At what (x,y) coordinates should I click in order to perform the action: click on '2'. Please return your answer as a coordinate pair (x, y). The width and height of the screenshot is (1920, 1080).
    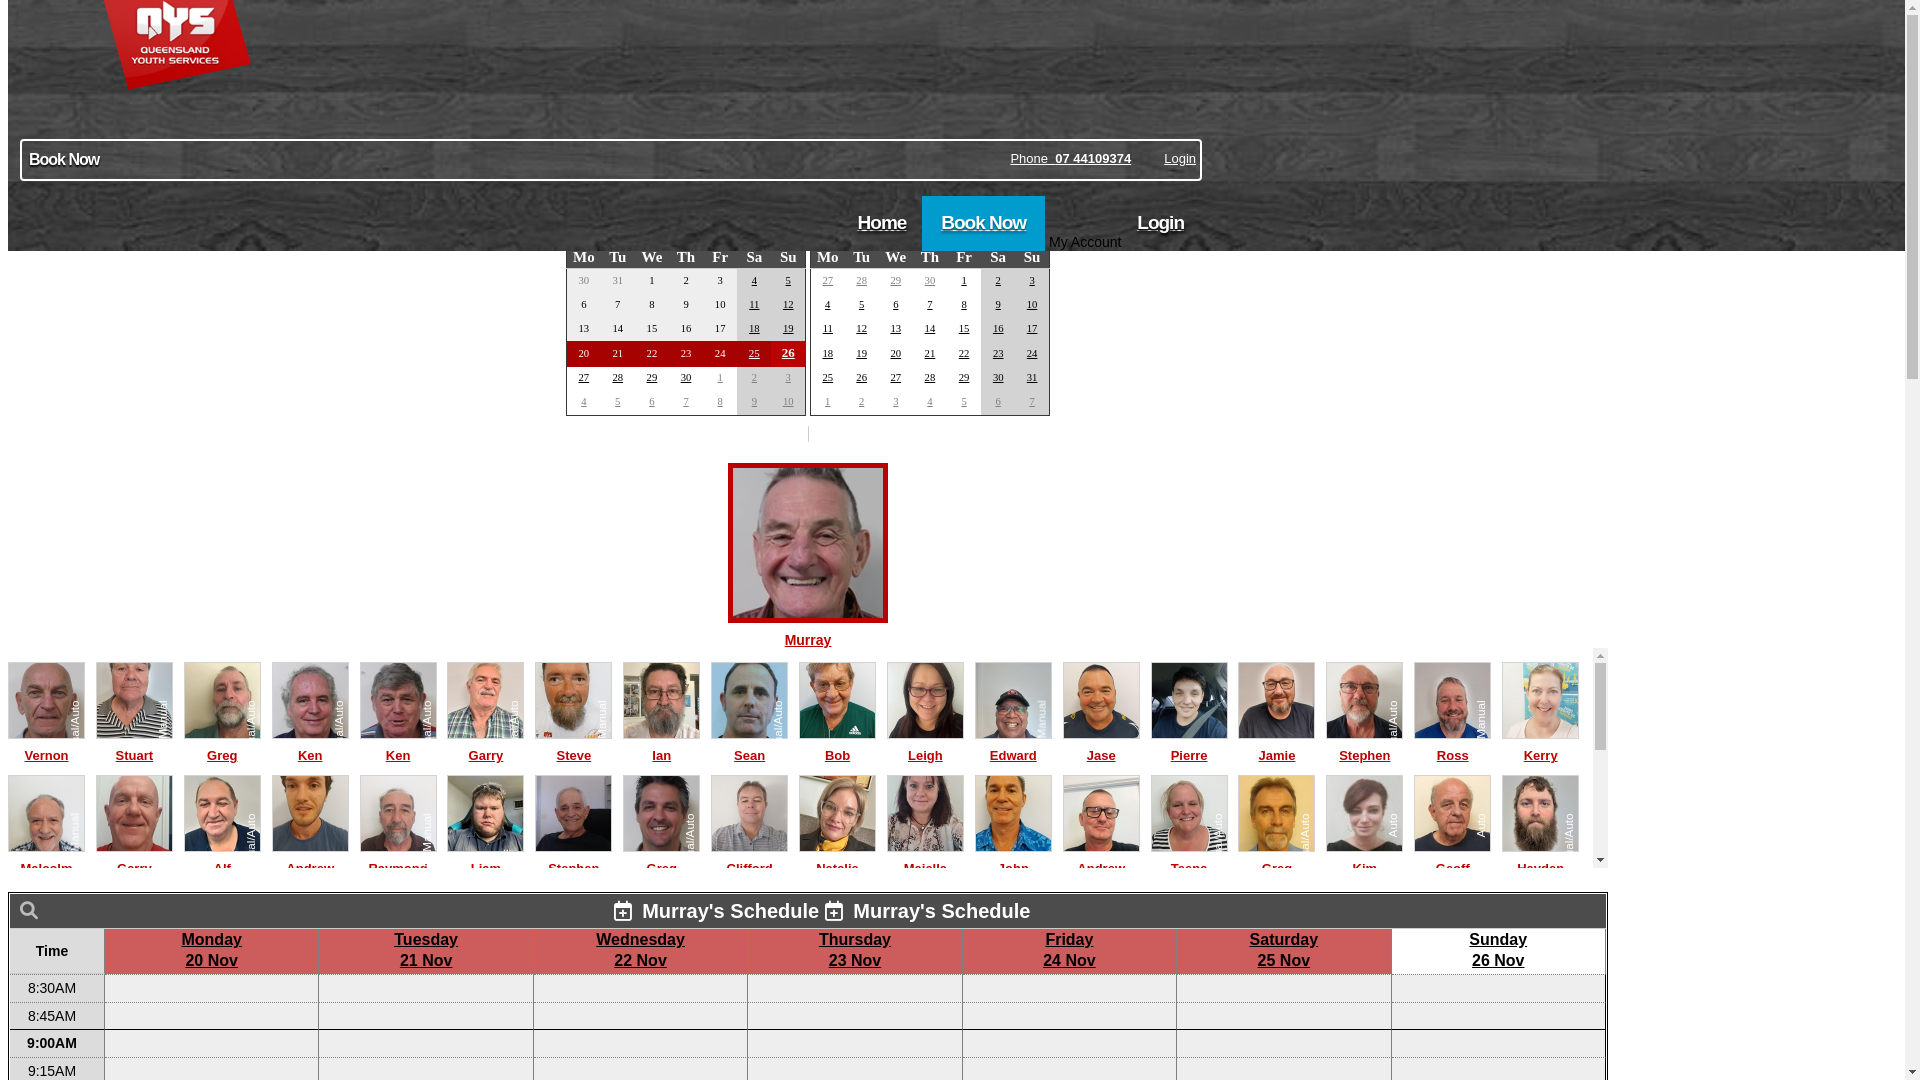
    Looking at the image, I should click on (998, 280).